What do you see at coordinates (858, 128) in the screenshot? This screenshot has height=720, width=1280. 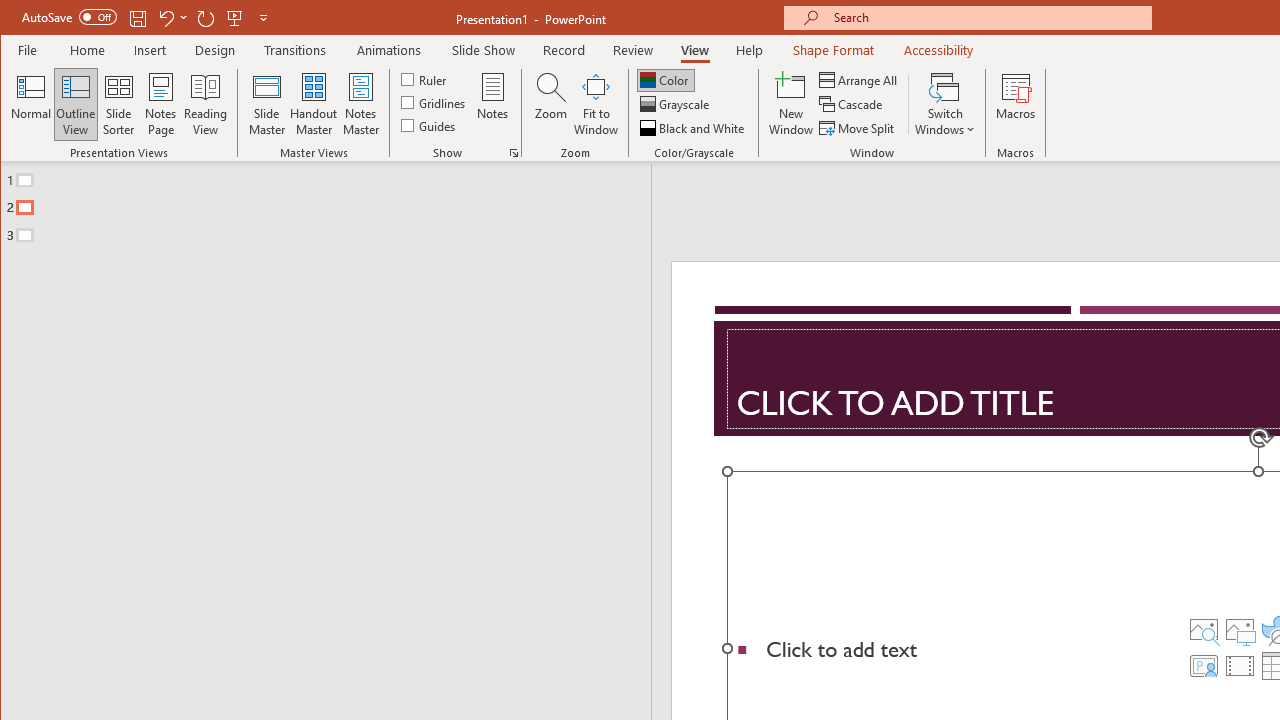 I see `'Move Split'` at bounding box center [858, 128].